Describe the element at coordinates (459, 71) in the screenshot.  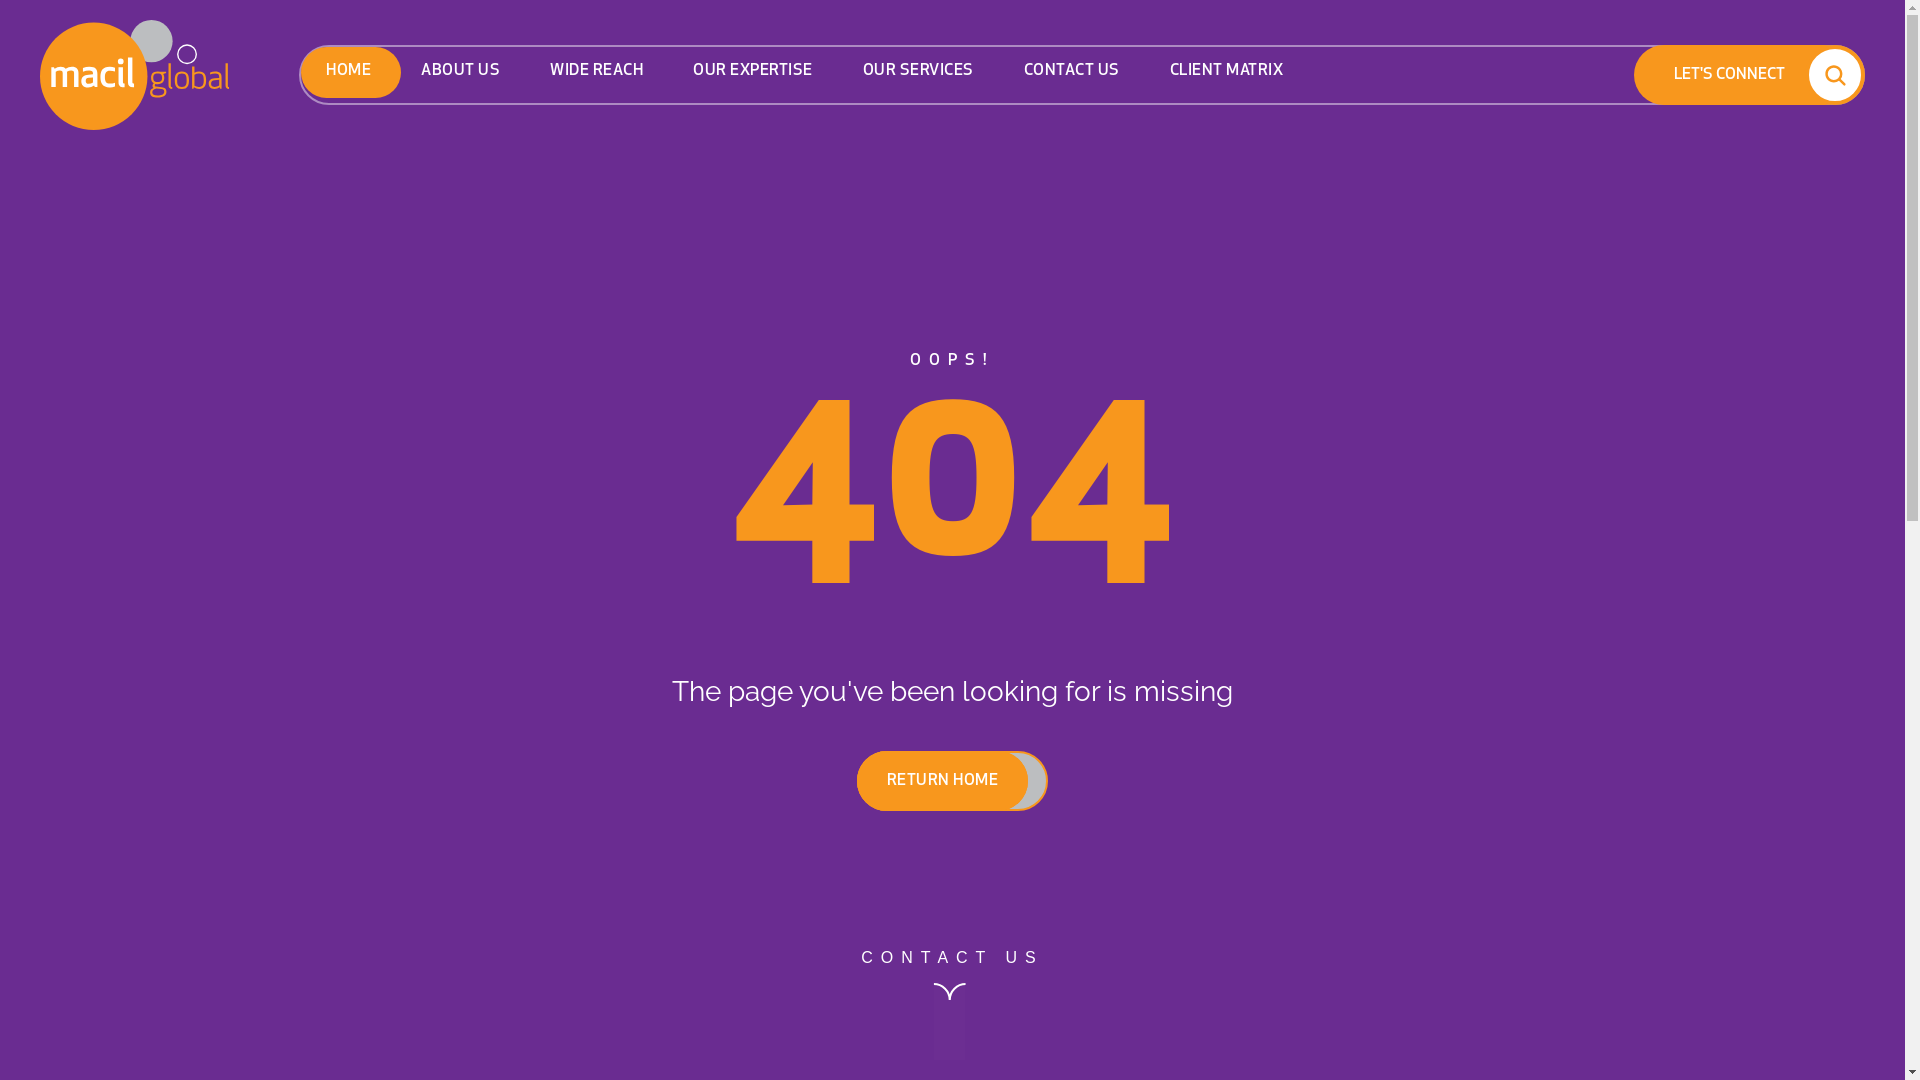
I see `'ABOUT US'` at that location.